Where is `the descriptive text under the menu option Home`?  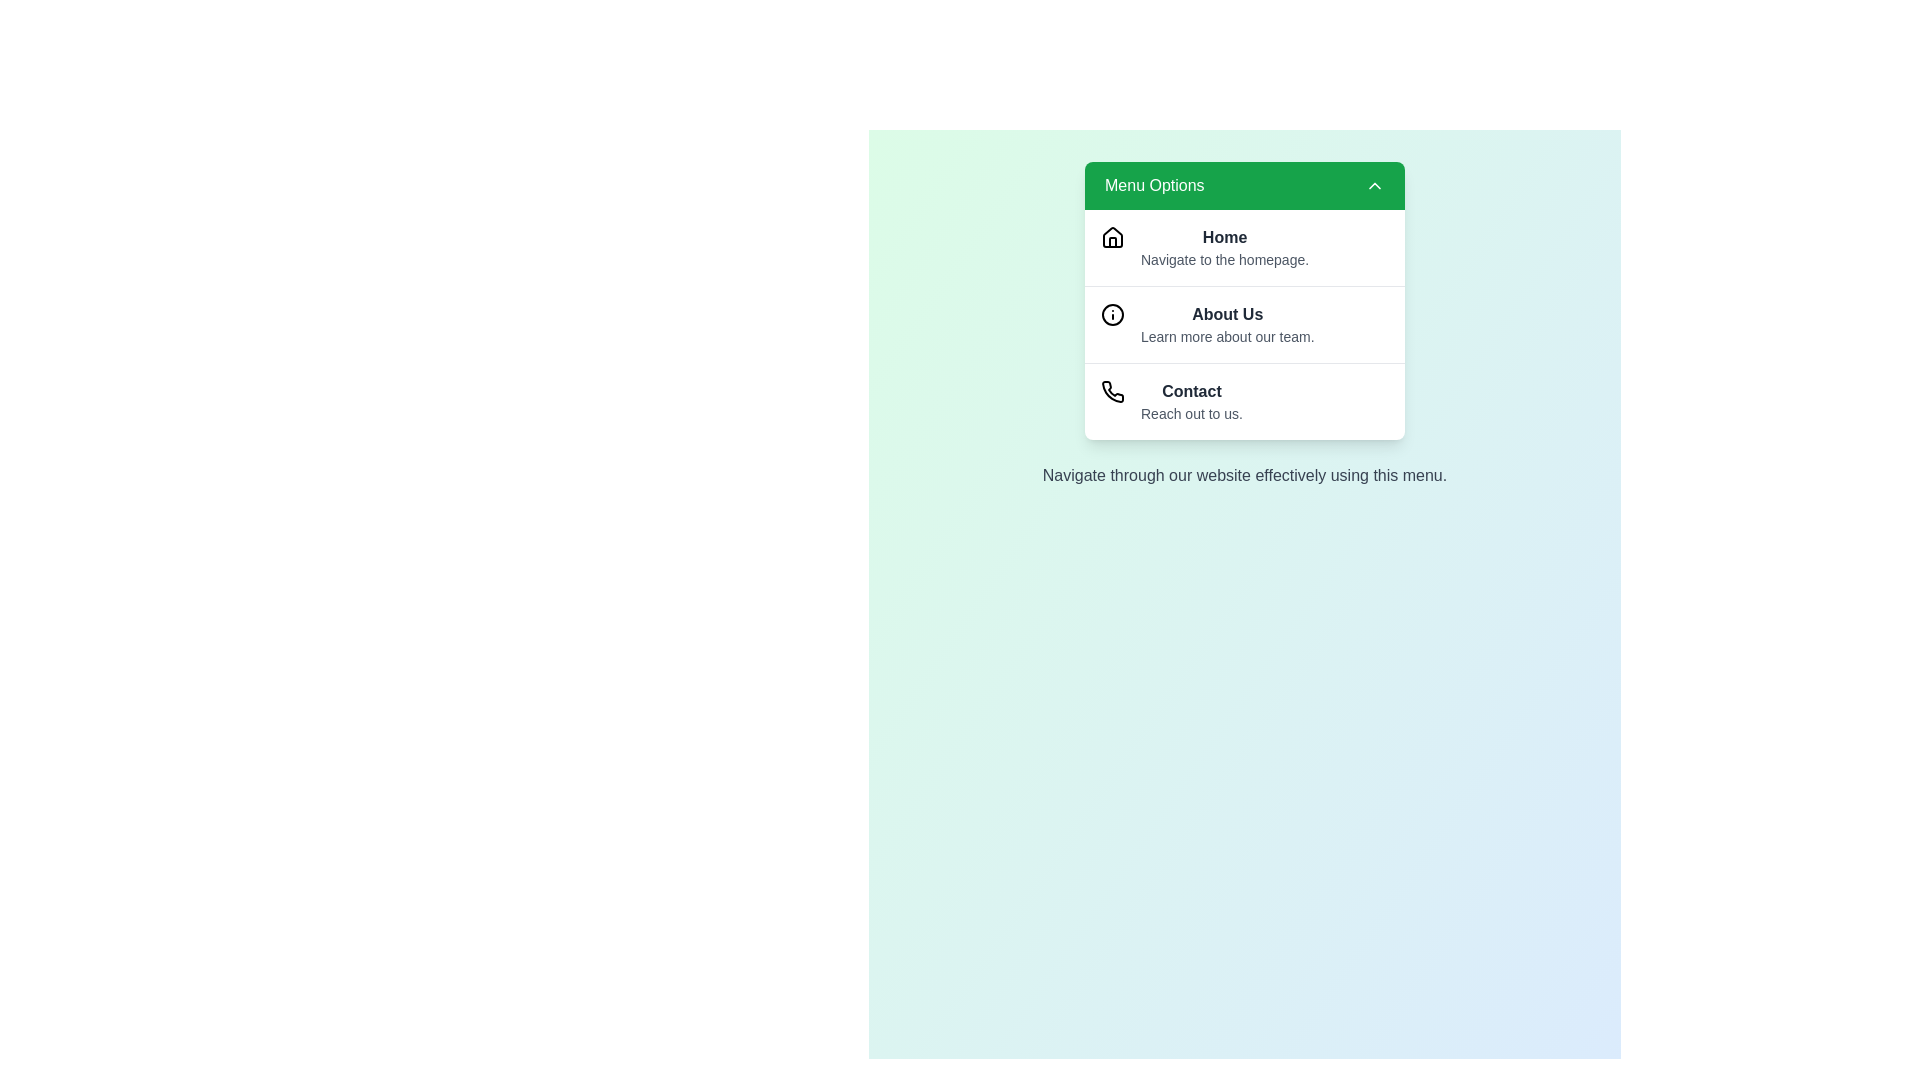 the descriptive text under the menu option Home is located at coordinates (1224, 258).